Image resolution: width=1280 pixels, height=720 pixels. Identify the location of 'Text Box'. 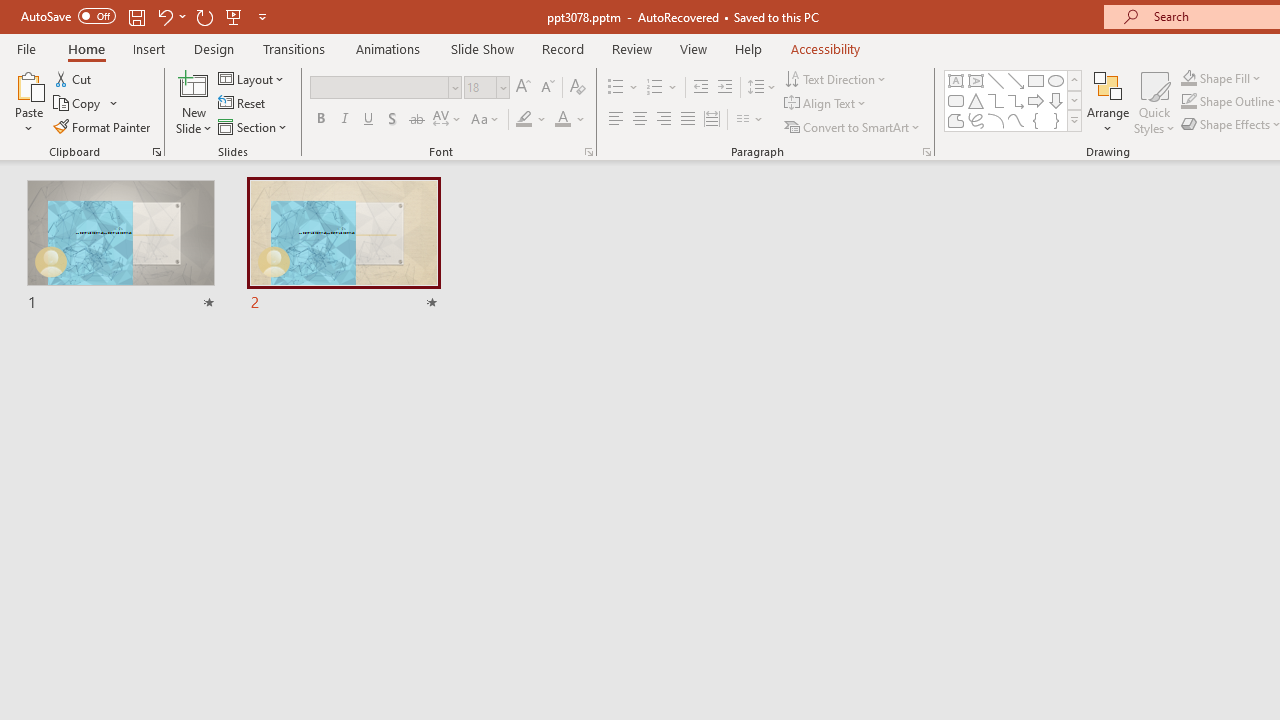
(955, 80).